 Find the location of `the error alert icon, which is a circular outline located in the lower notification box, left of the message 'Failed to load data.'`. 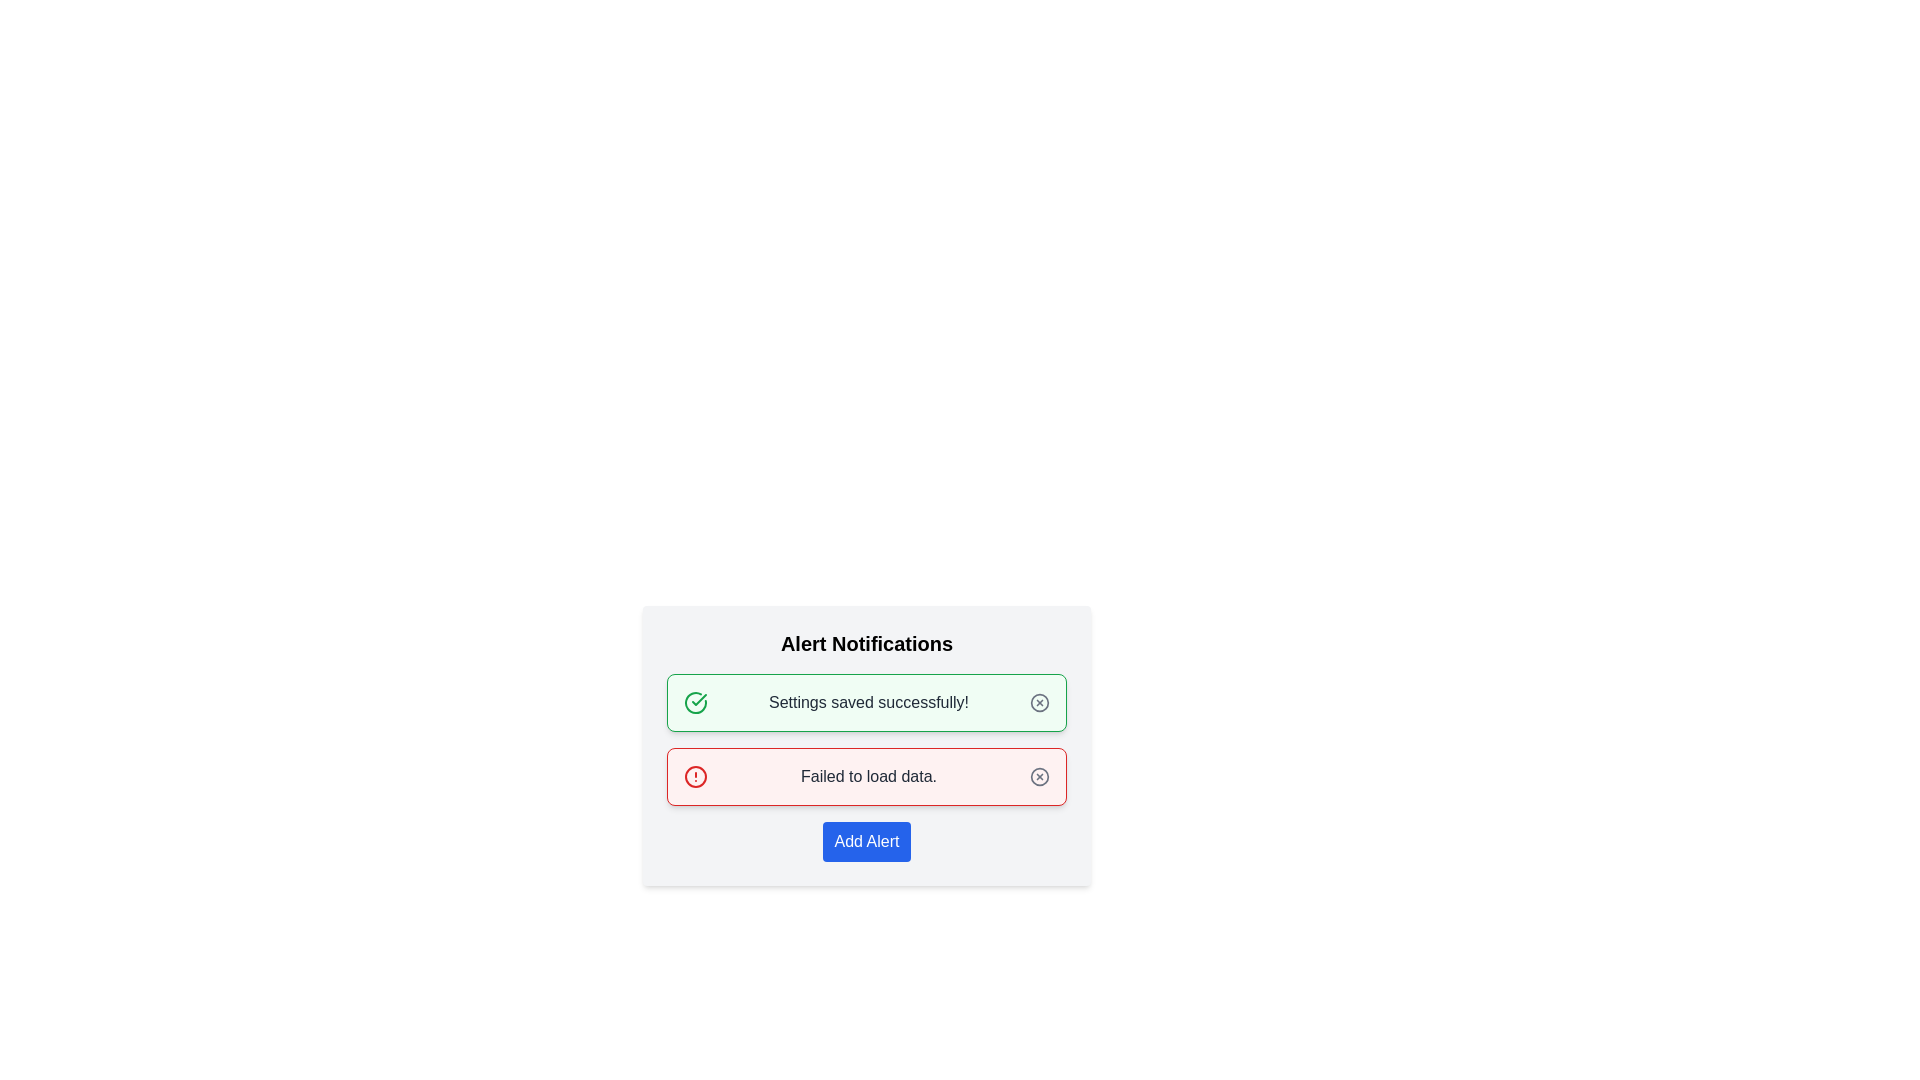

the error alert icon, which is a circular outline located in the lower notification box, left of the message 'Failed to load data.' is located at coordinates (696, 775).